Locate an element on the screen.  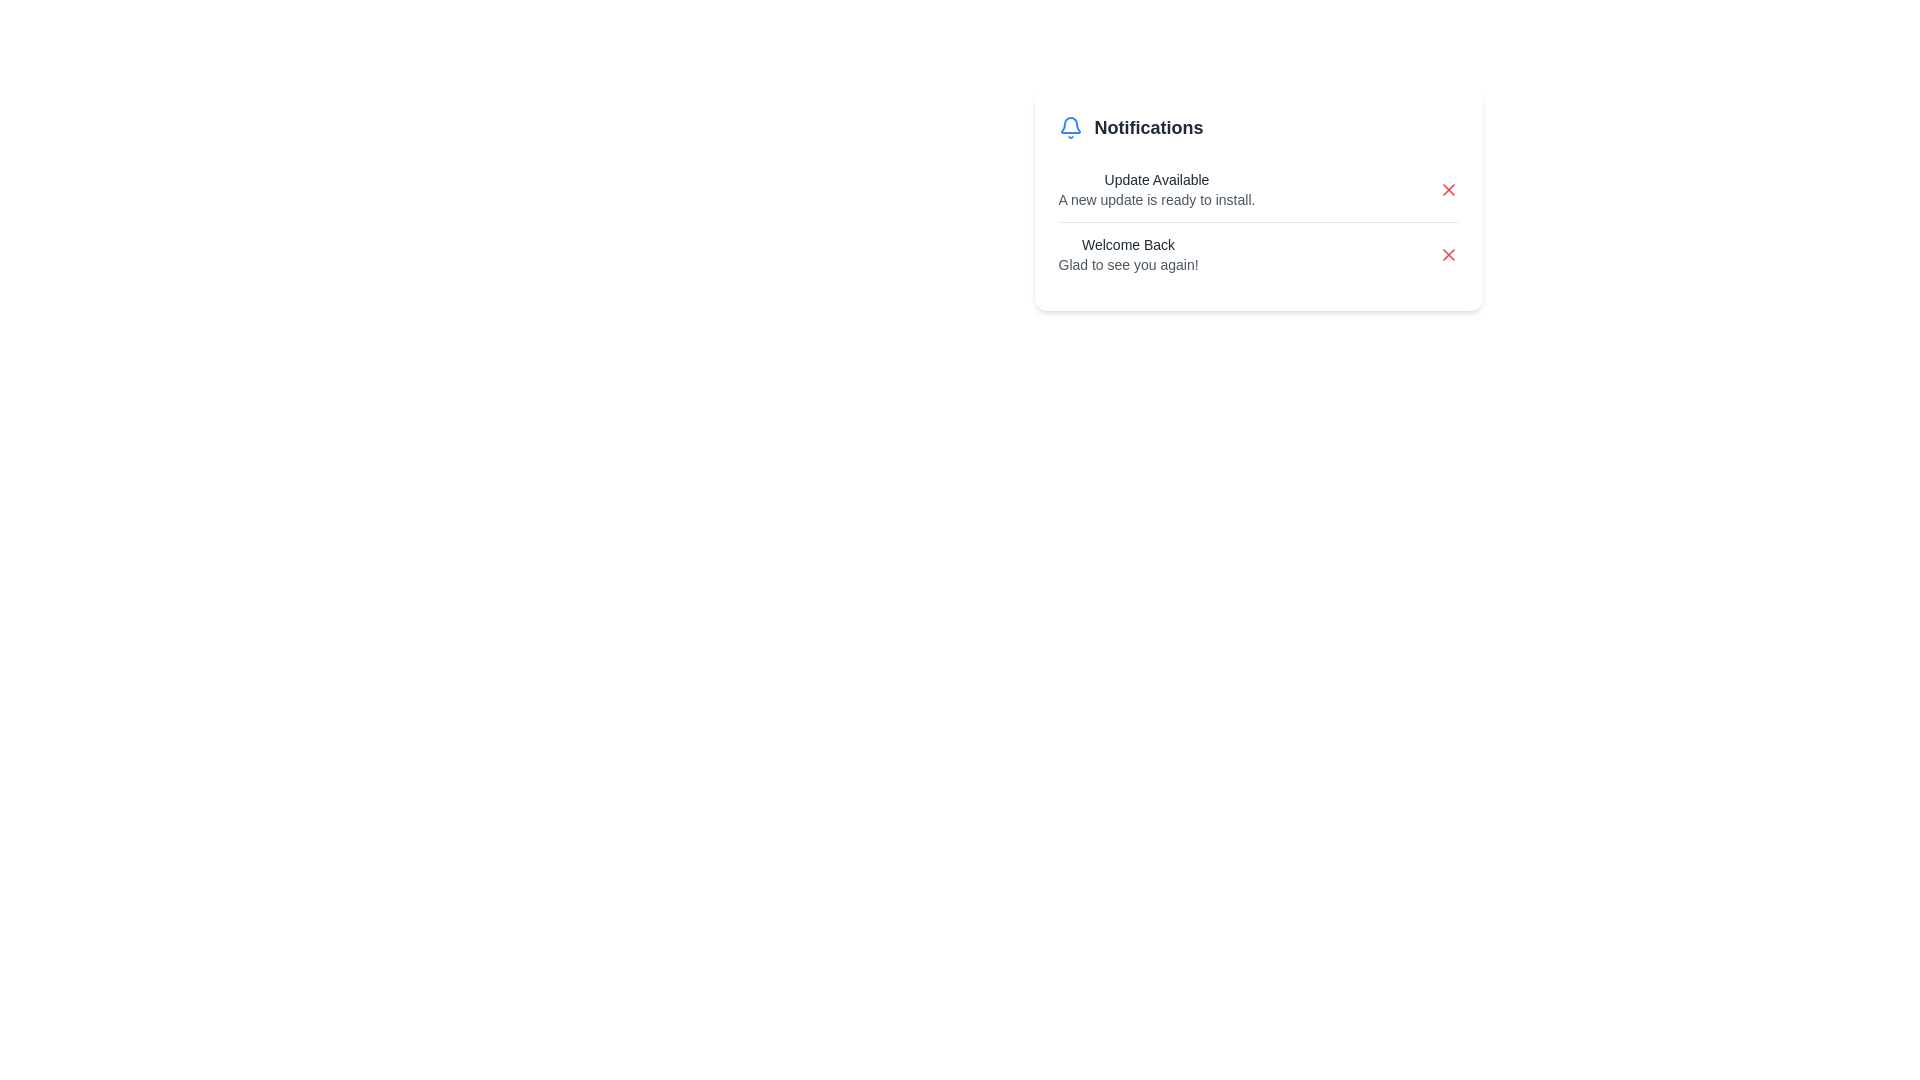
the static text label 'Update Available', which is styled with a medium font weight and dark gray color, located at the top left of a notification card is located at coordinates (1156, 180).